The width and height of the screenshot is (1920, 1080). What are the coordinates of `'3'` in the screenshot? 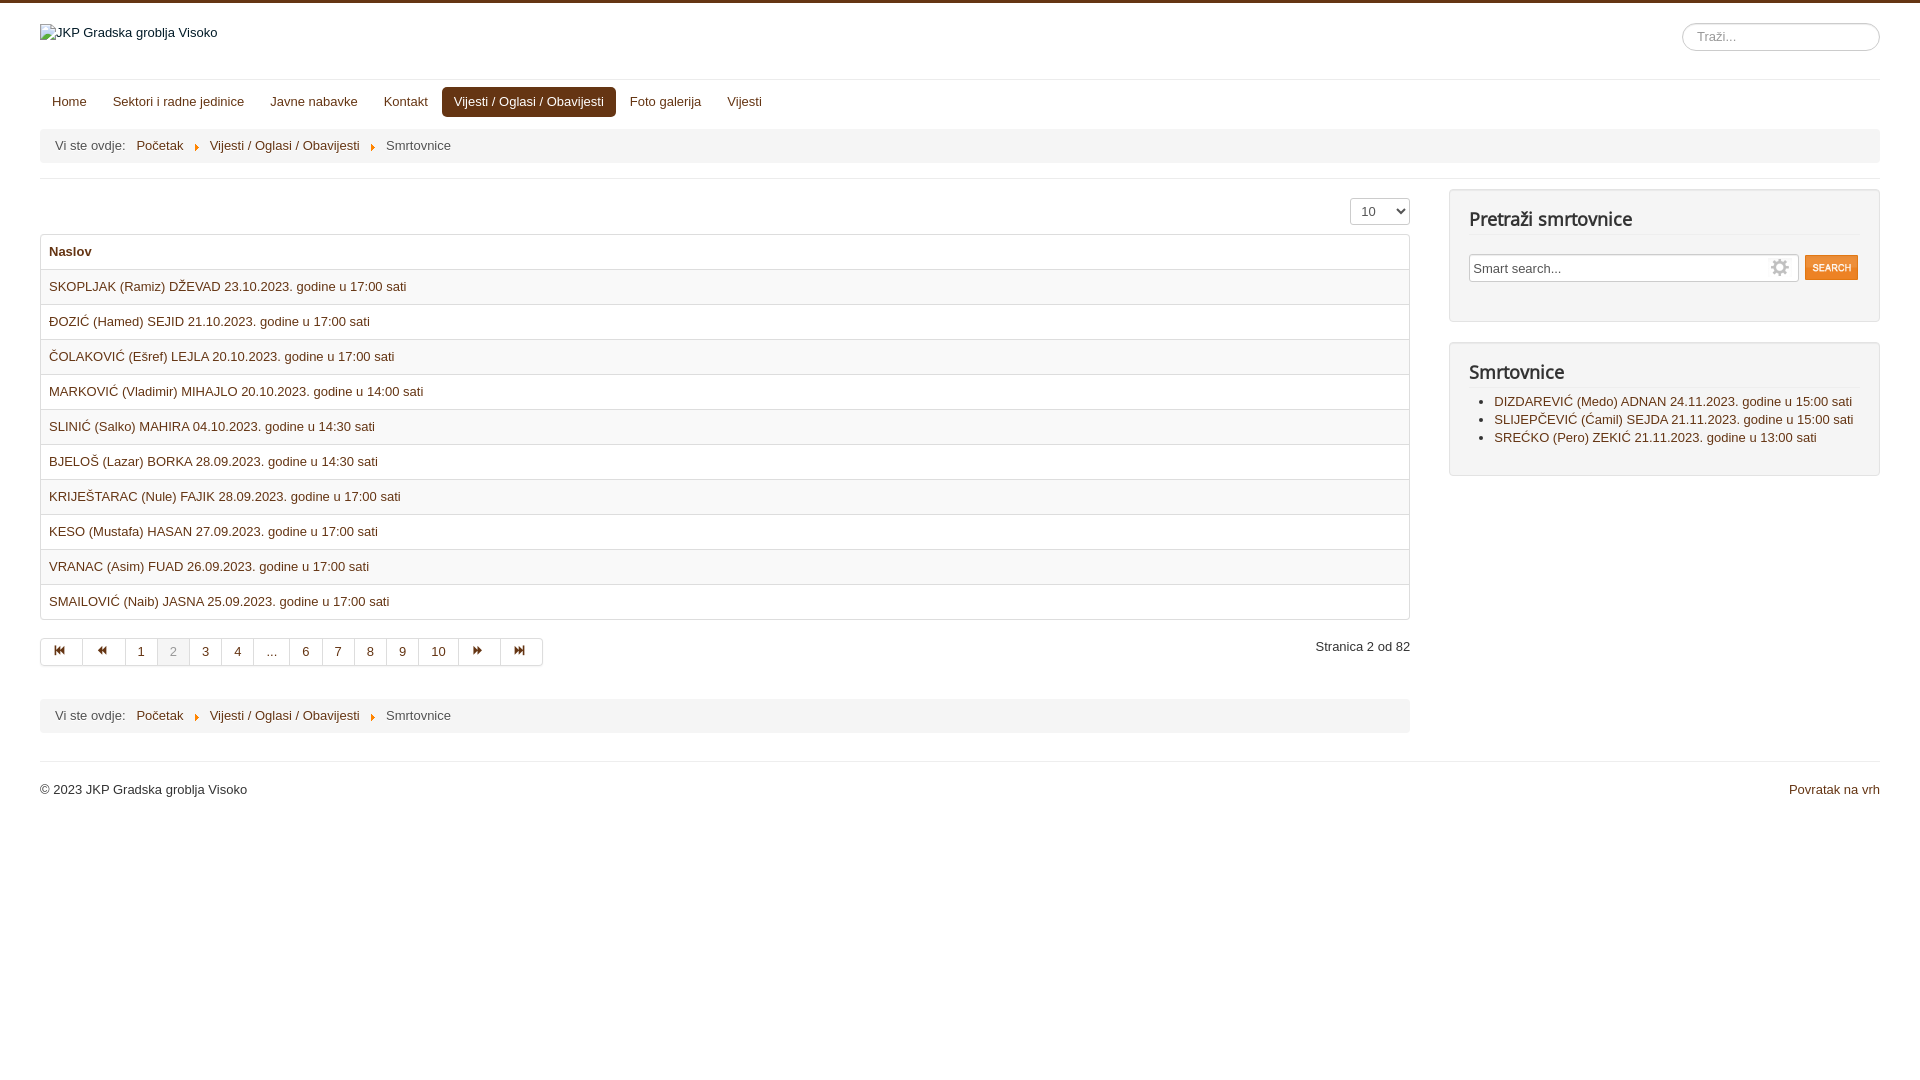 It's located at (206, 651).